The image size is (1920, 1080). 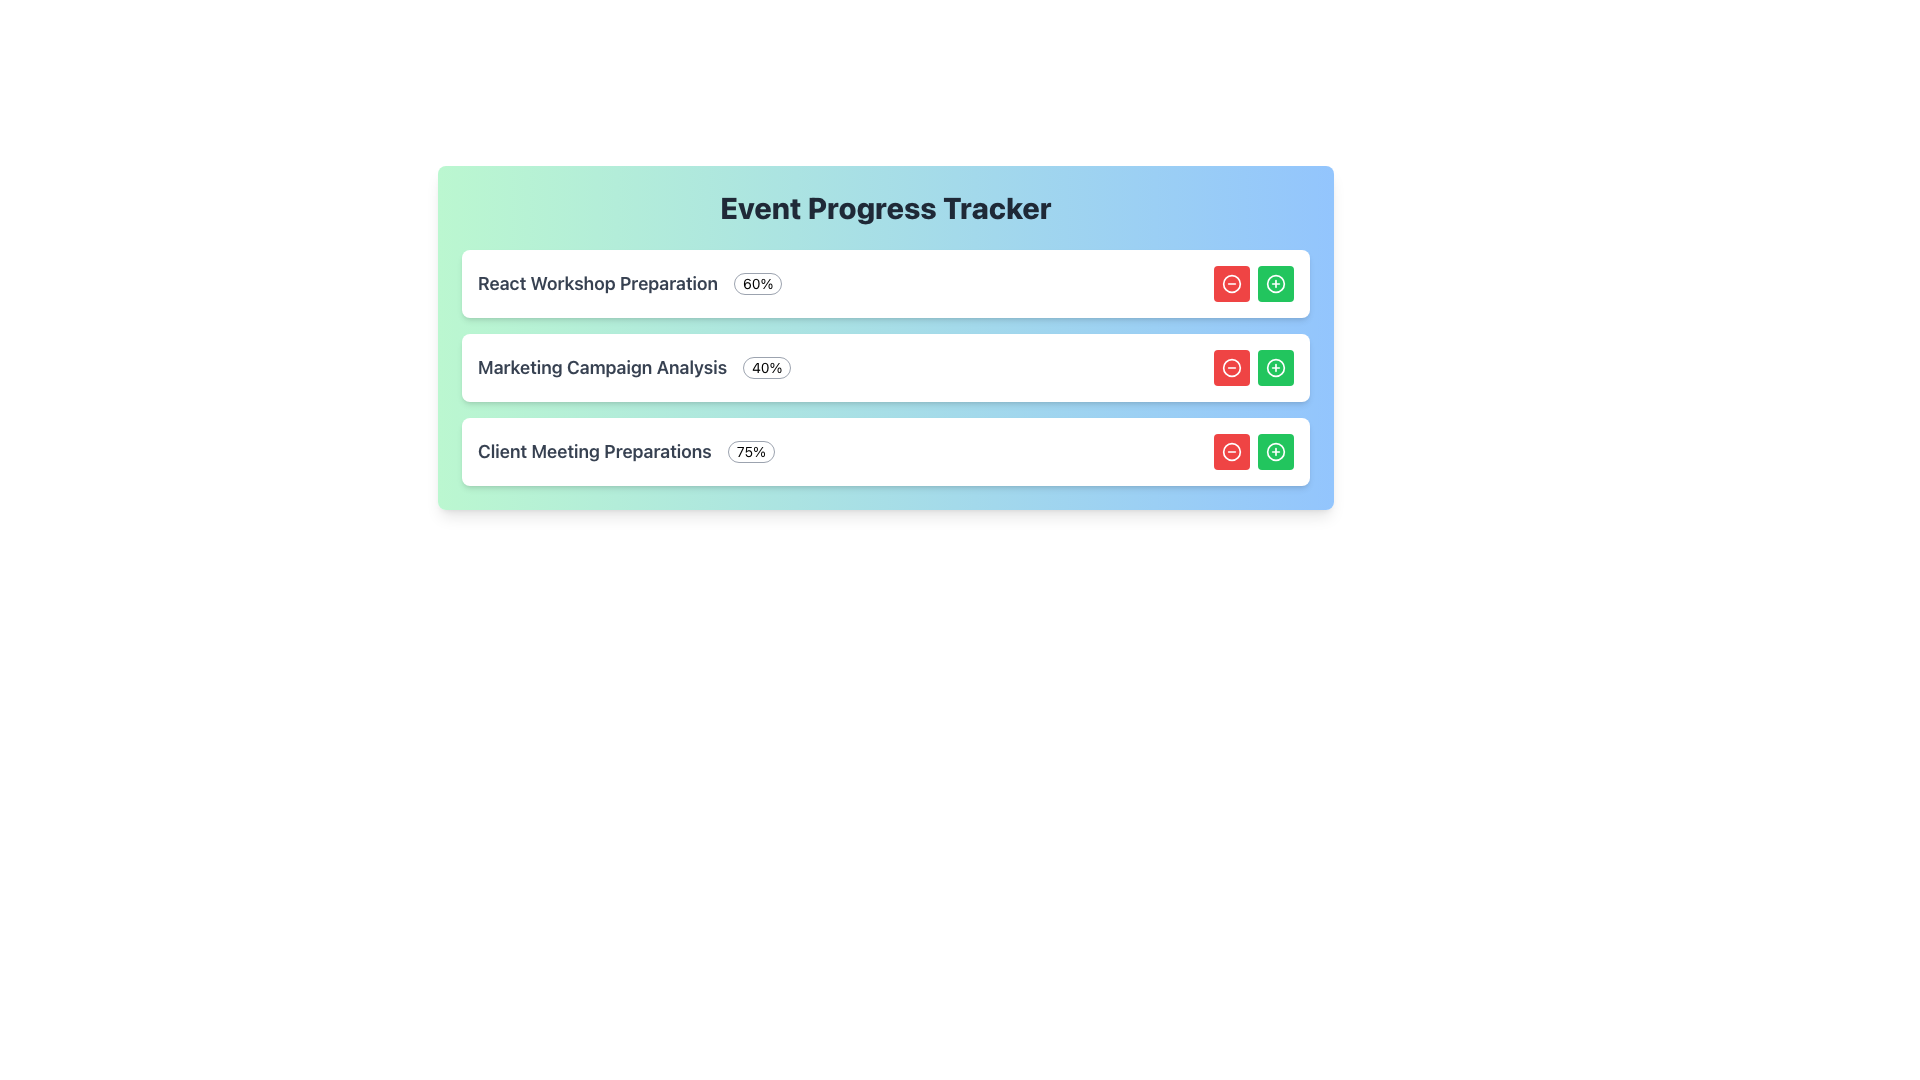 What do you see at coordinates (766, 367) in the screenshot?
I see `the small oval-shaped gray badge displaying '40%' located to the right of the 'Marketing Campaign Analysis' text` at bounding box center [766, 367].